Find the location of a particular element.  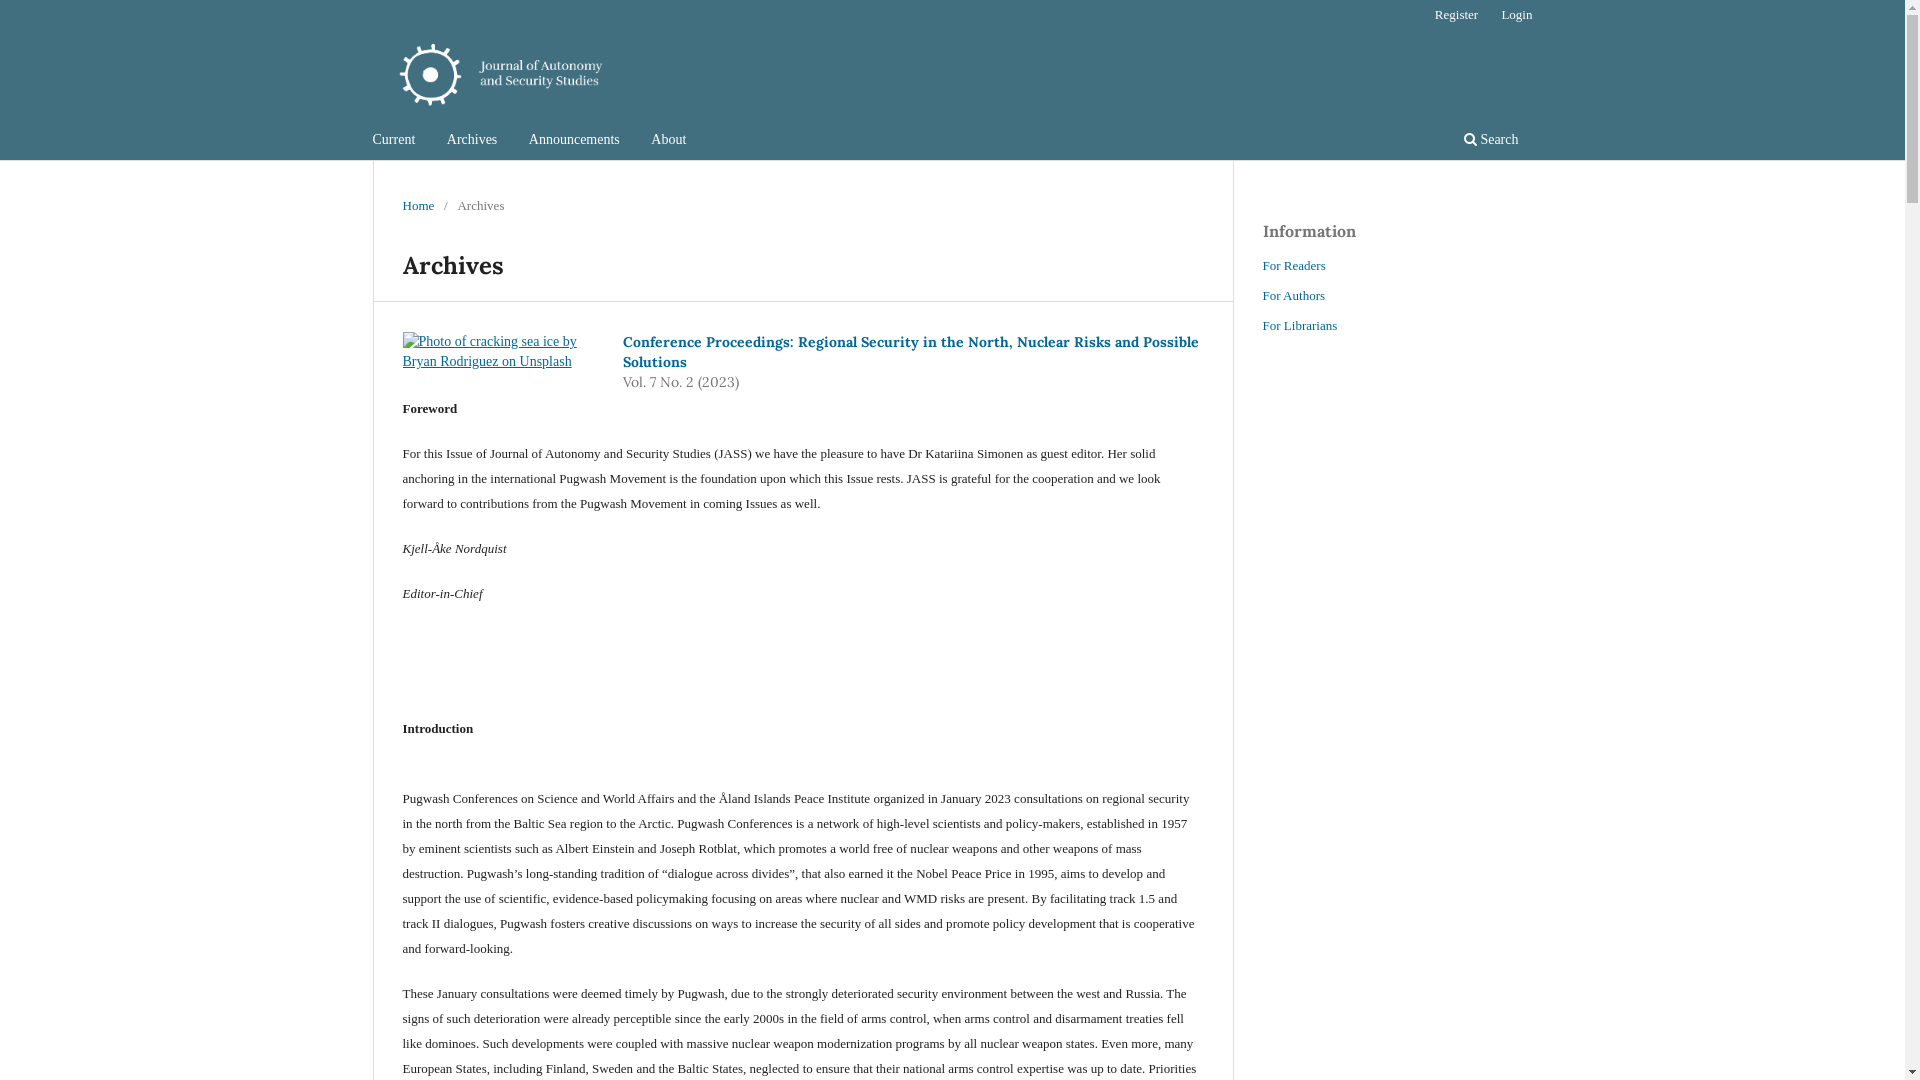

'For Authors' is located at coordinates (1293, 295).